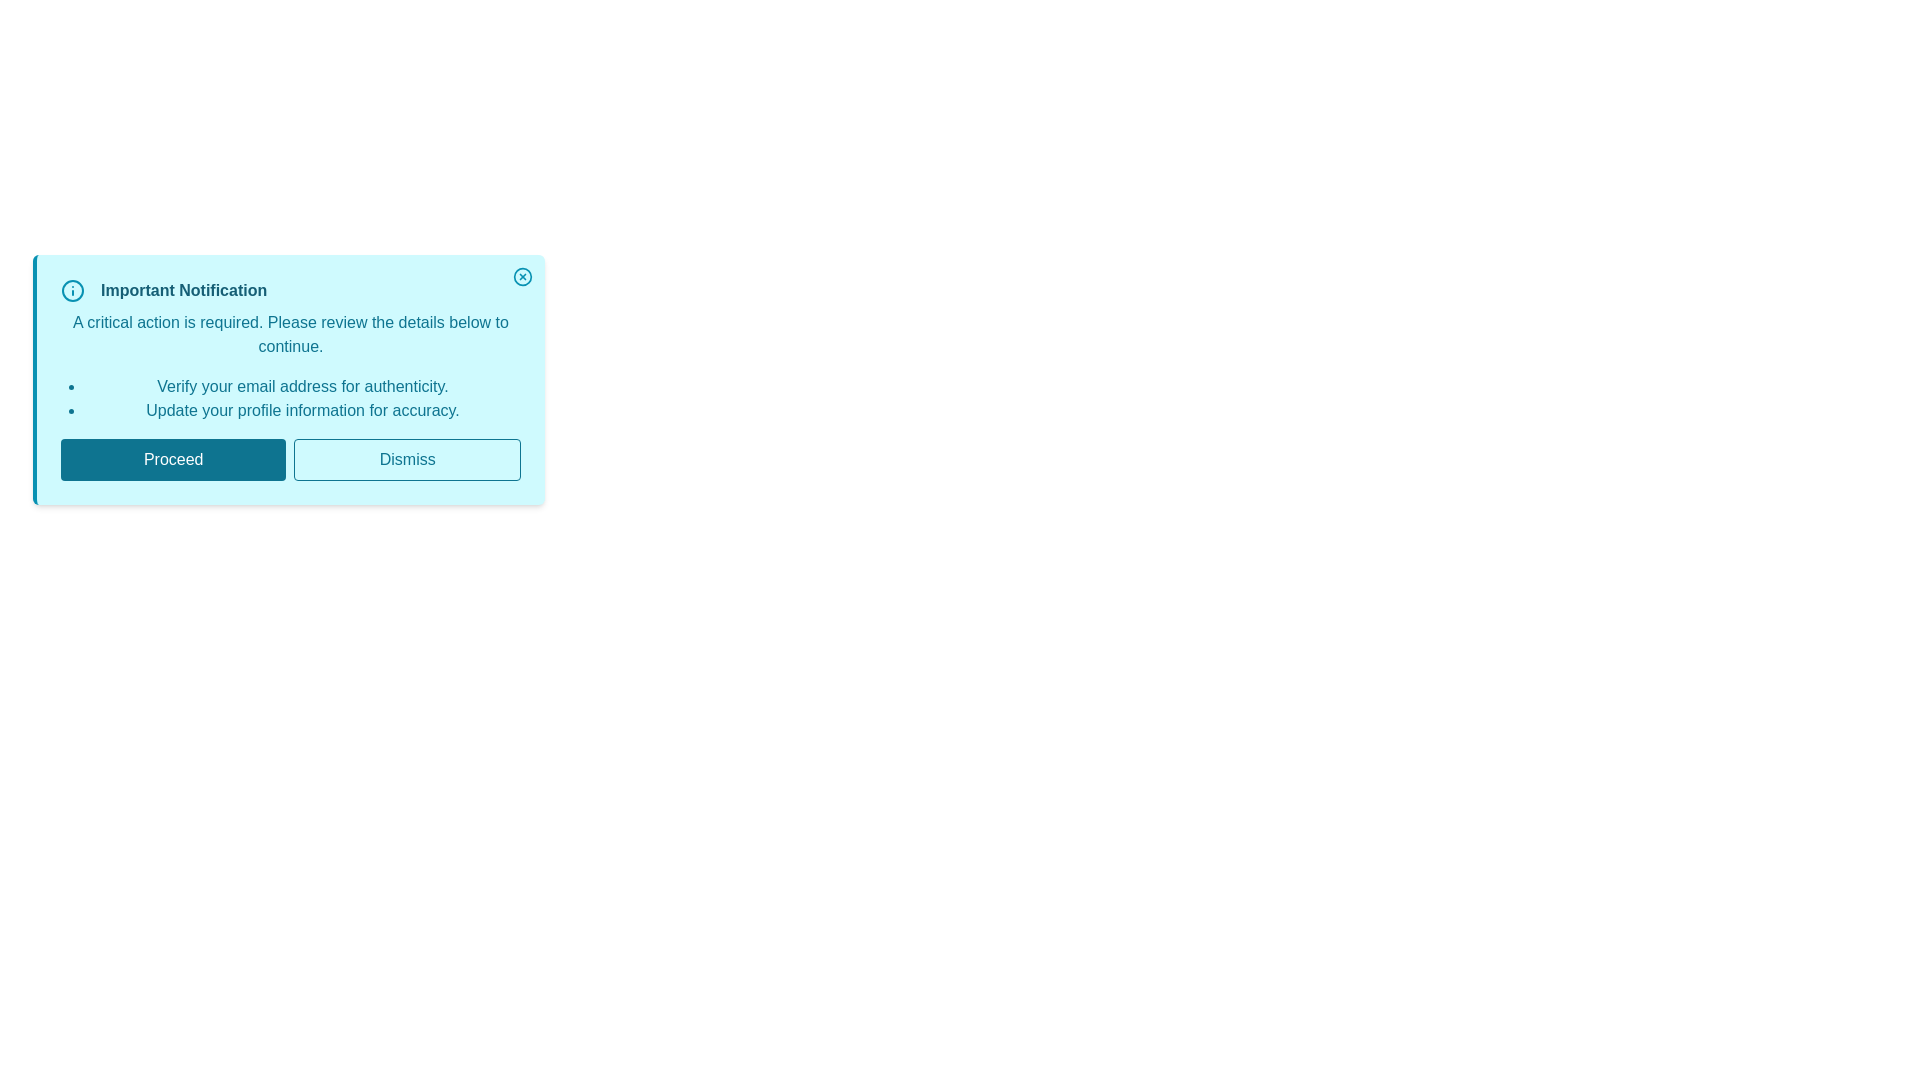  I want to click on the Dismiss button to observe its hover effect, so click(406, 459).